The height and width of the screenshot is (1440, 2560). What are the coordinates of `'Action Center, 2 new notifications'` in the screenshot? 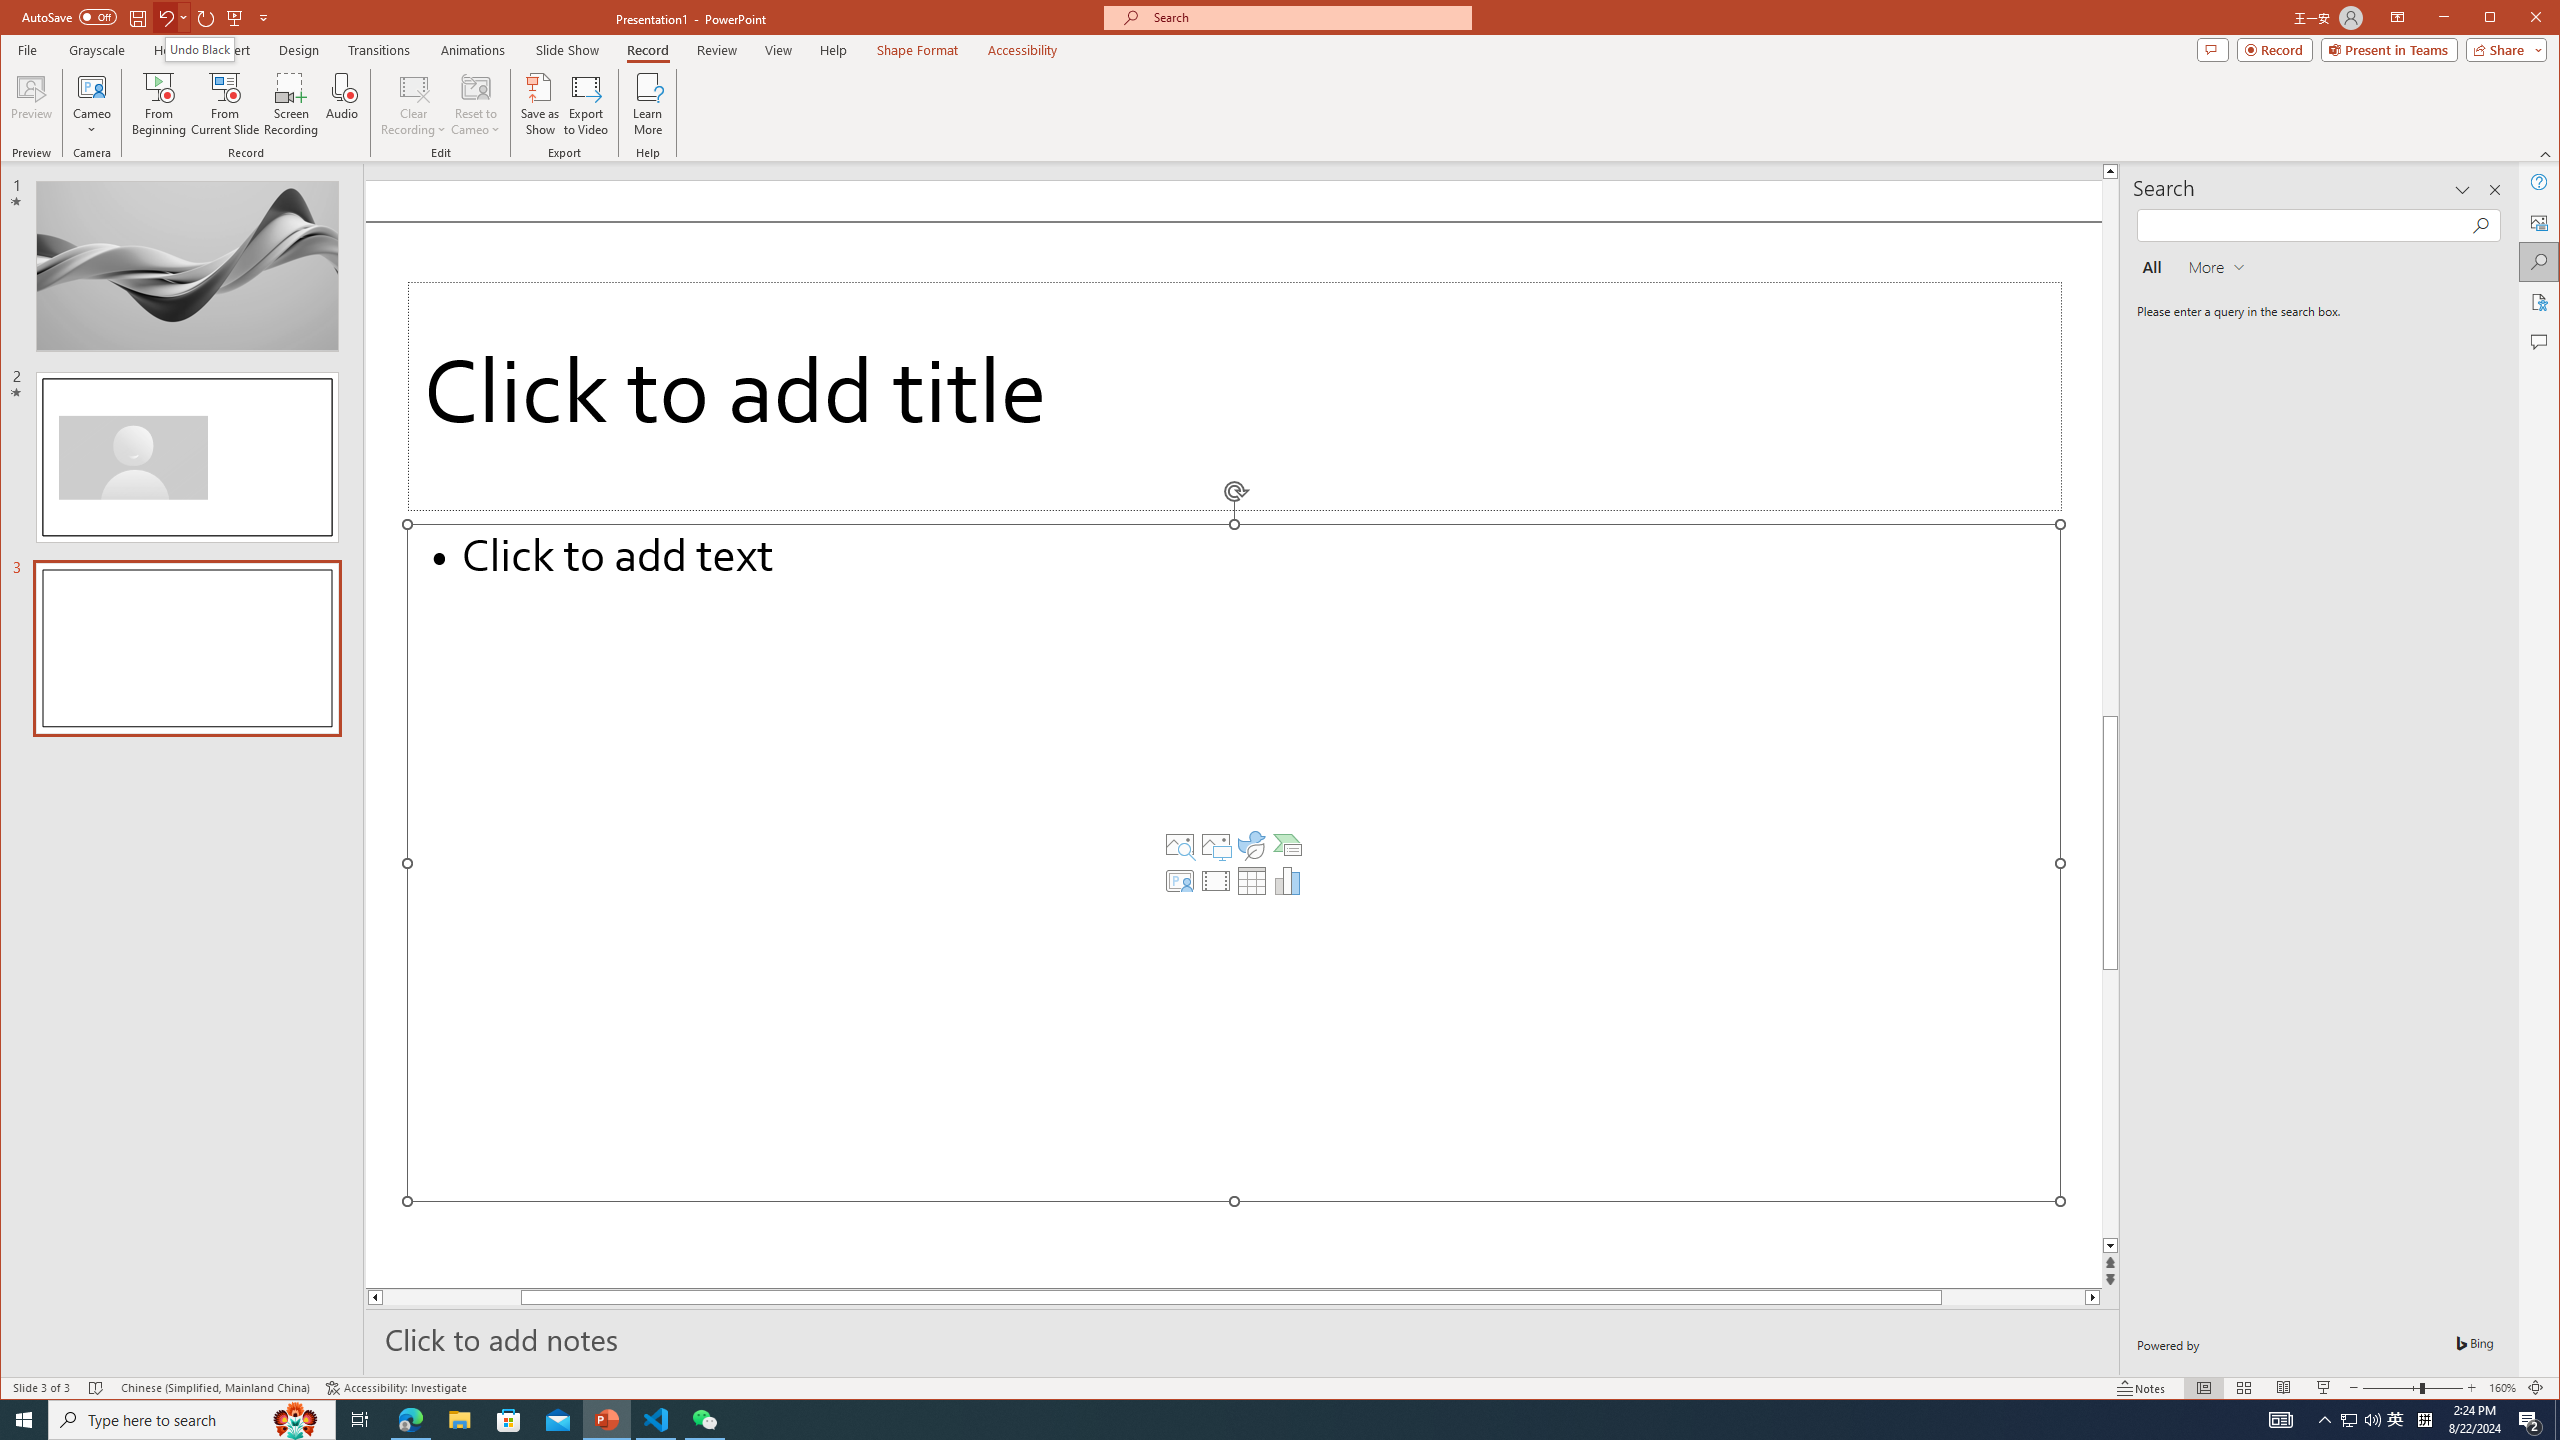 It's located at (2530, 1418).